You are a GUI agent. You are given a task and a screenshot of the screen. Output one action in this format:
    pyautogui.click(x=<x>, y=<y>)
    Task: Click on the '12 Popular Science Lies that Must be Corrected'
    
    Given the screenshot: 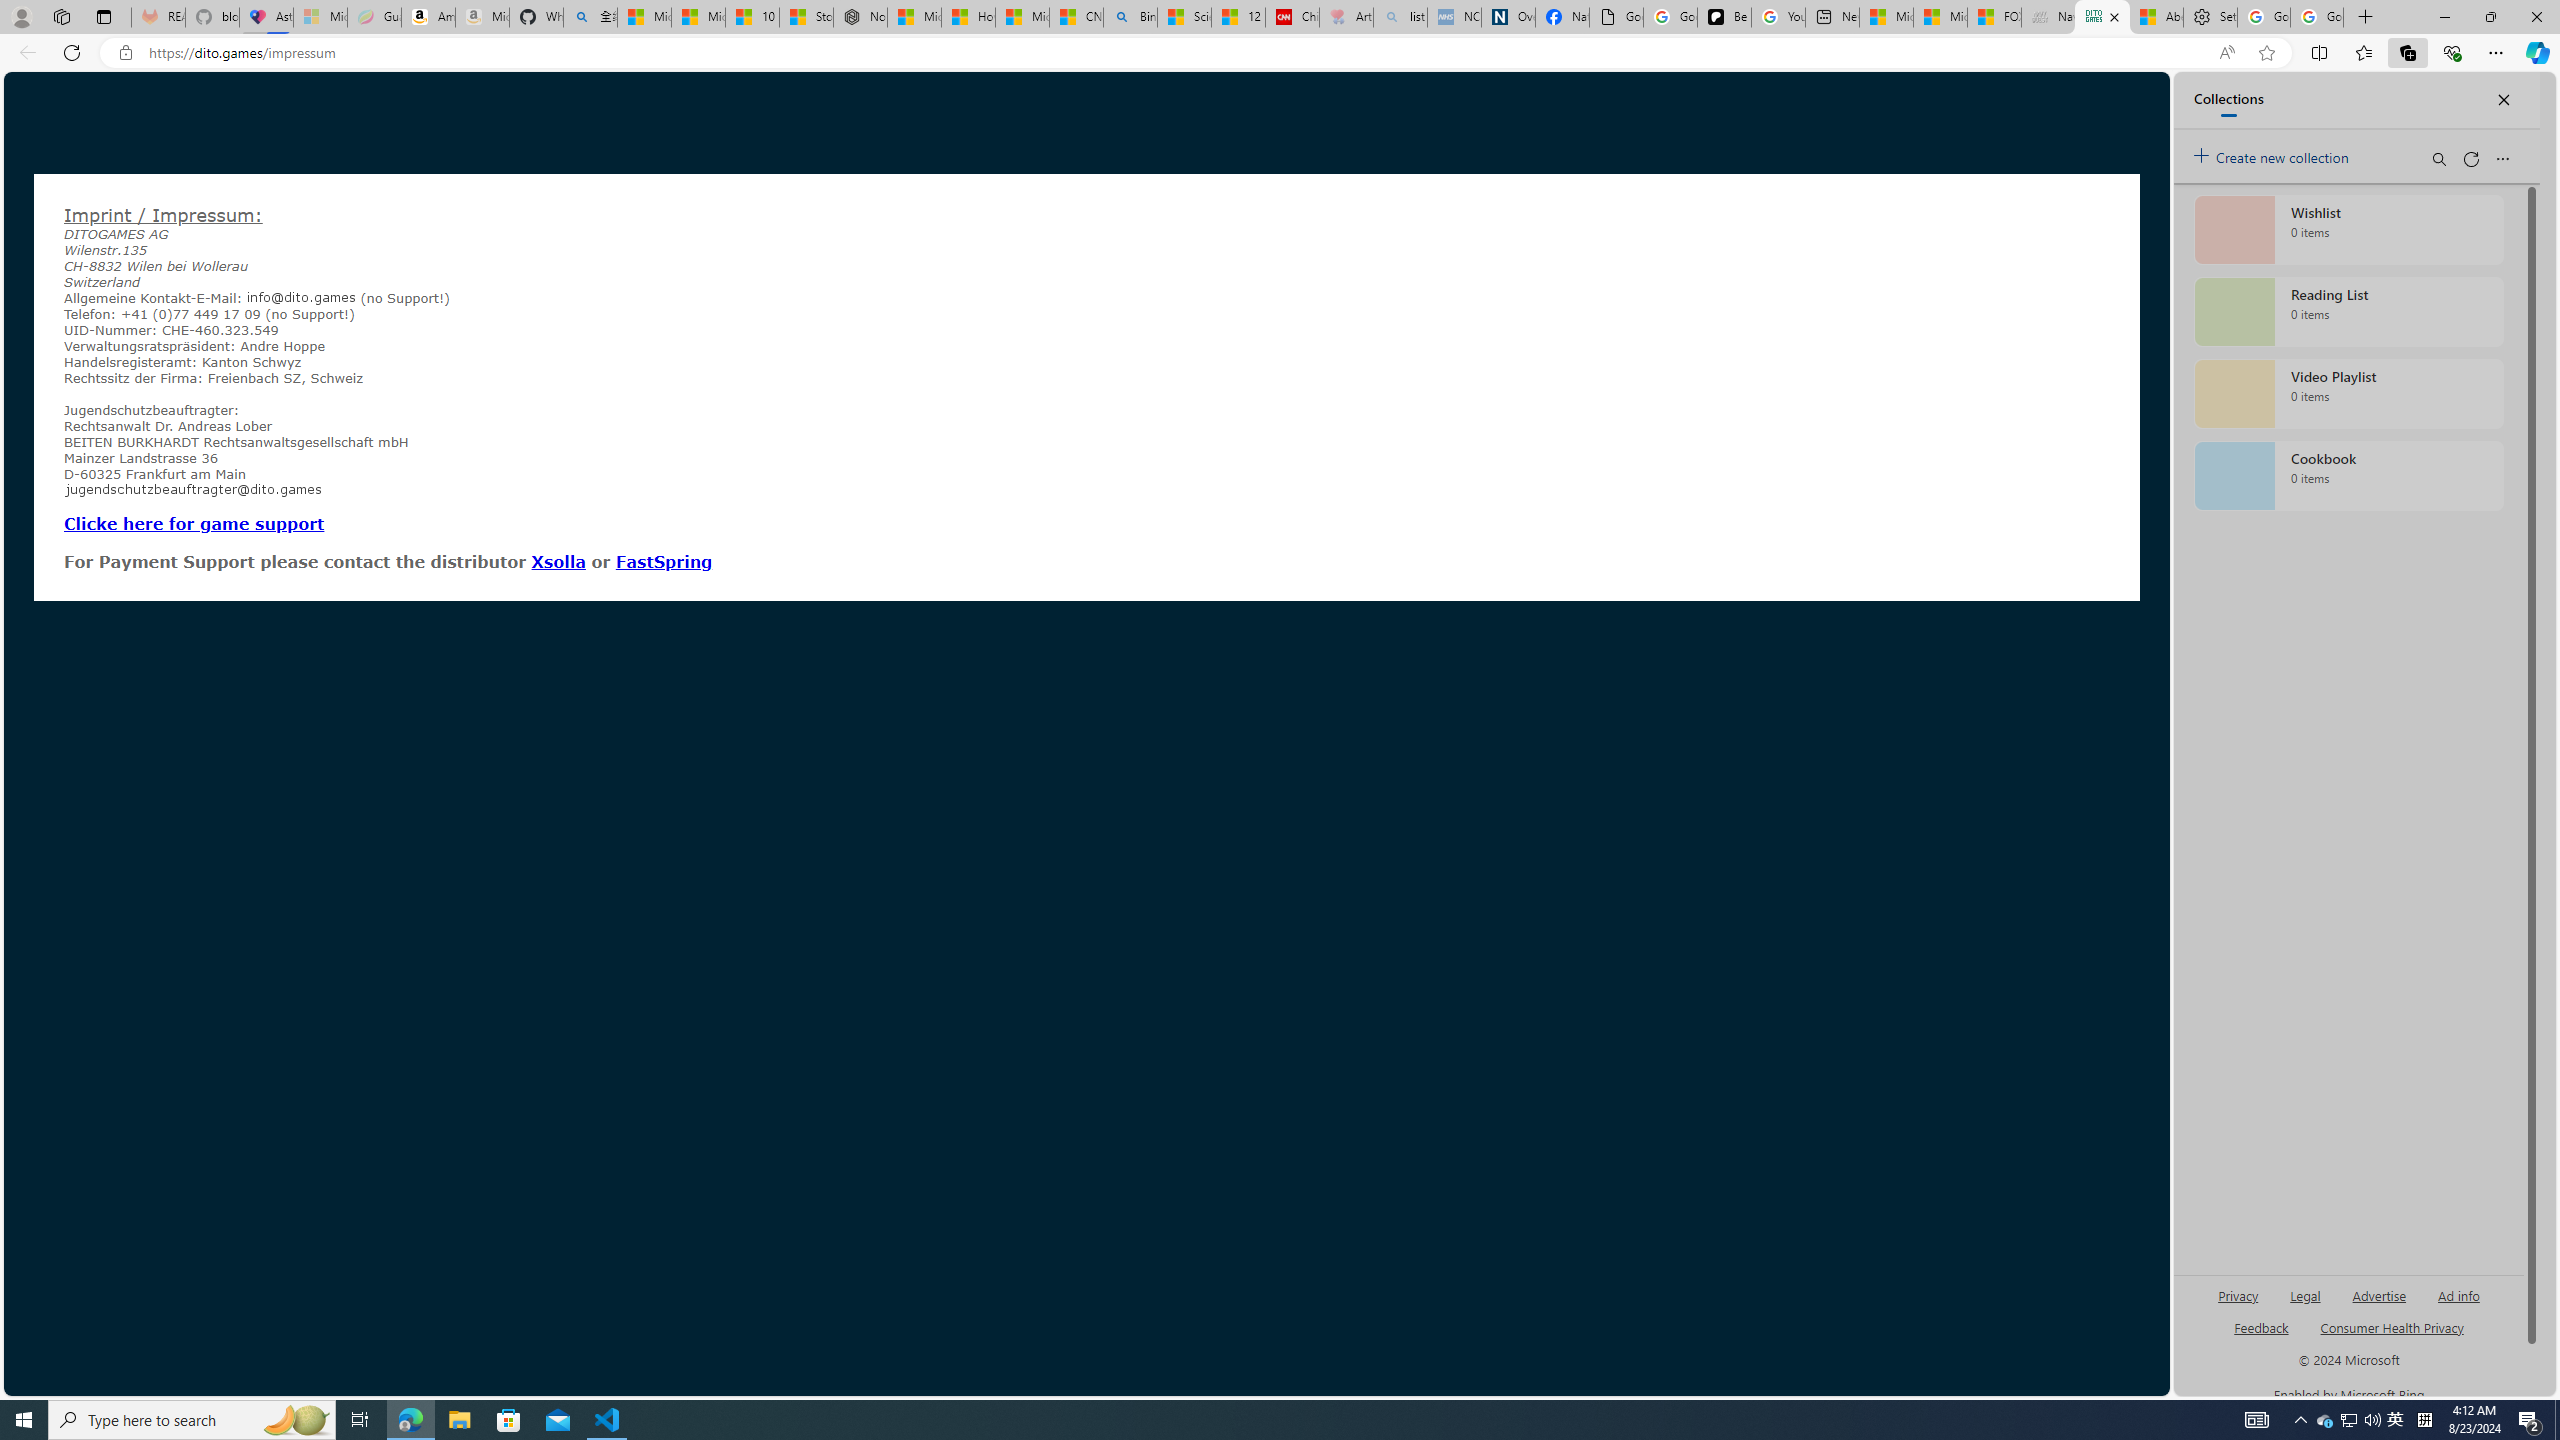 What is the action you would take?
    pyautogui.click(x=1239, y=16)
    